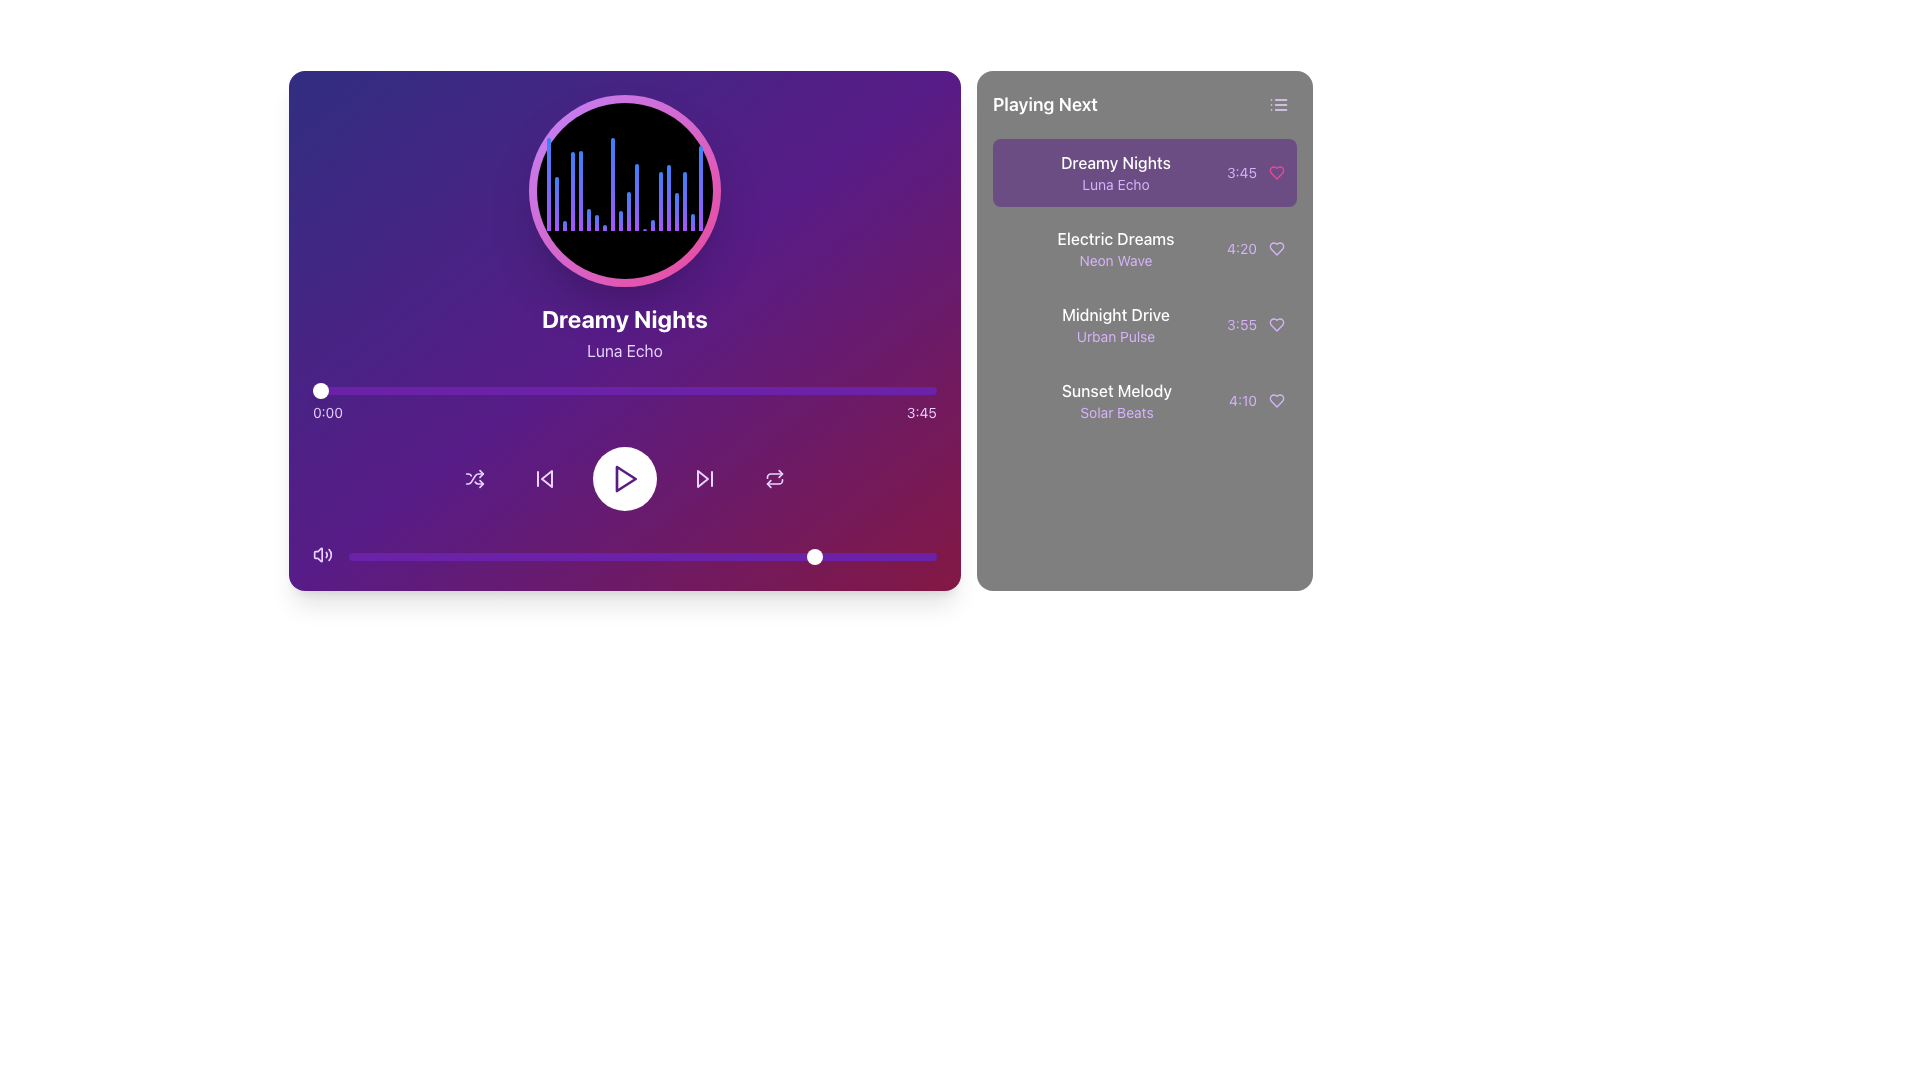  I want to click on the playback position, so click(628, 390).